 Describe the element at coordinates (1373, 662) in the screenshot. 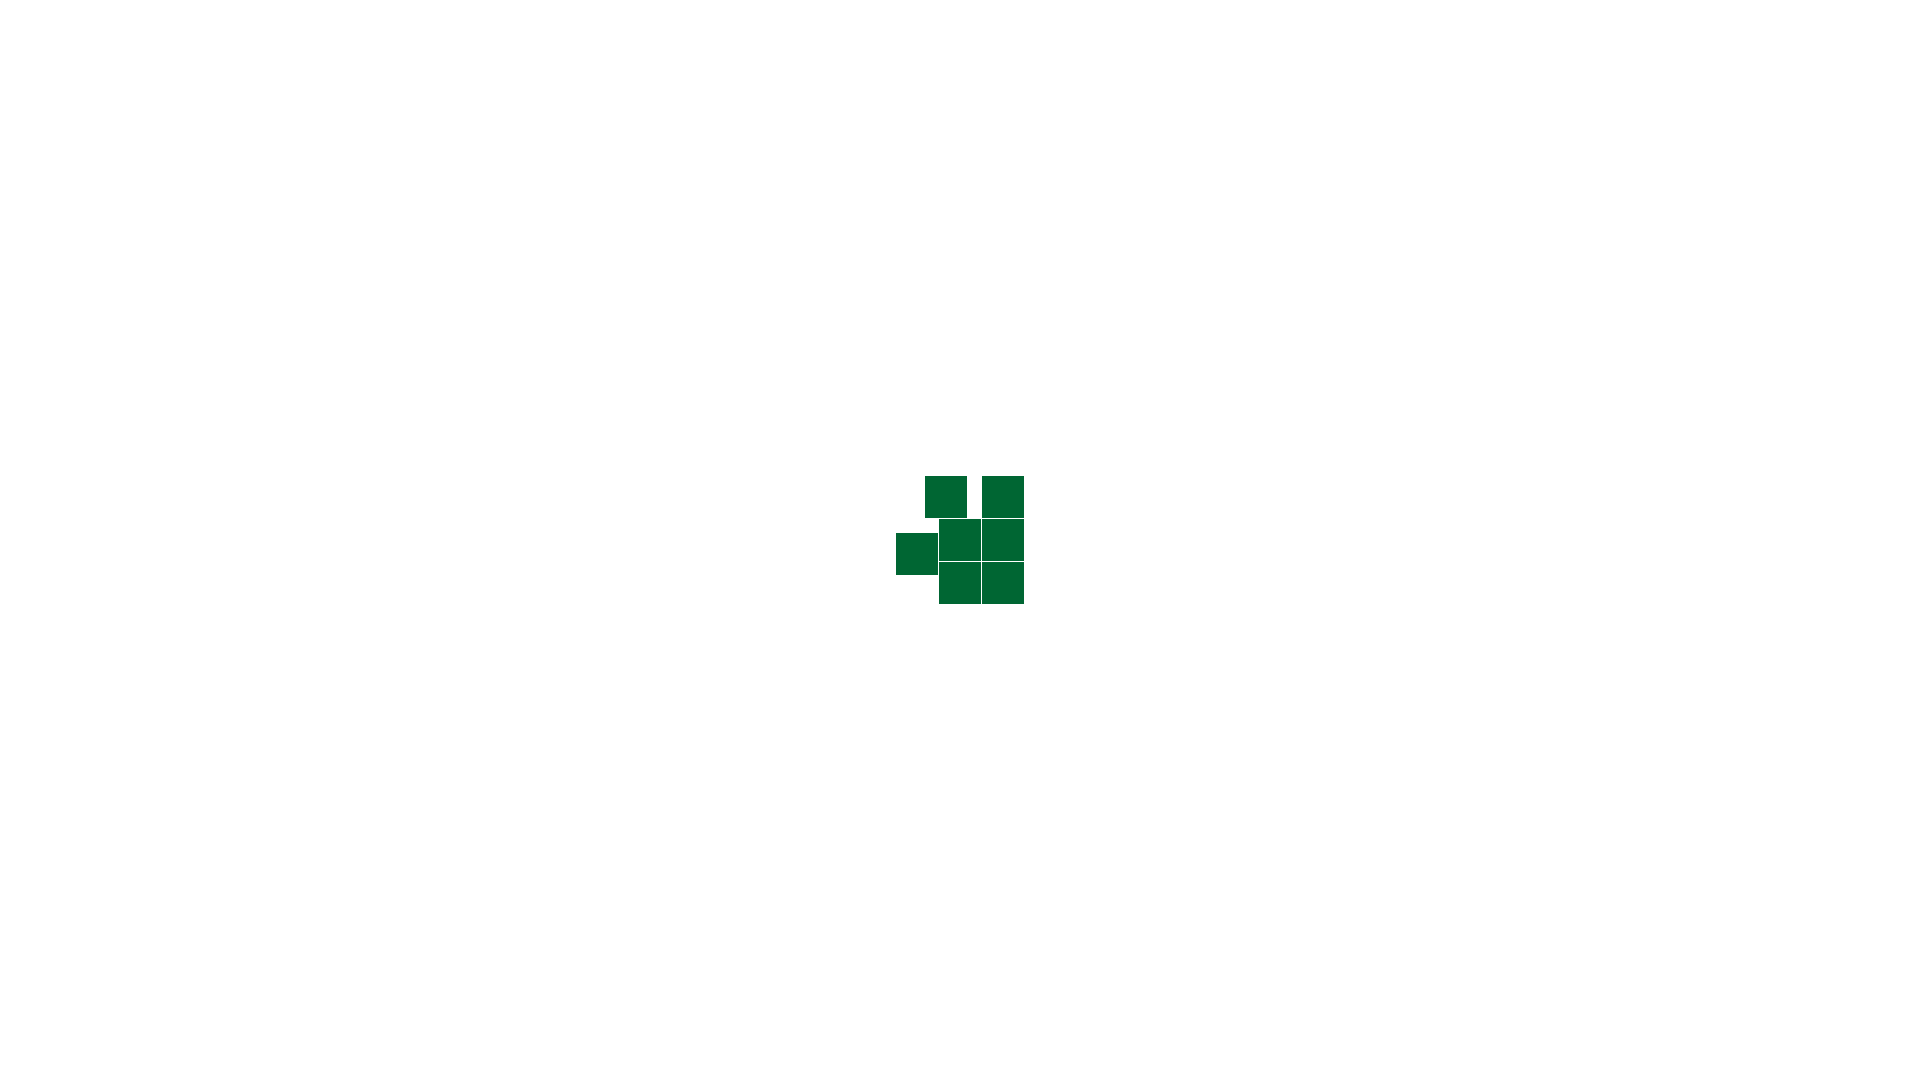

I see `'What safety precautions should be taken during tree removal?'` at that location.